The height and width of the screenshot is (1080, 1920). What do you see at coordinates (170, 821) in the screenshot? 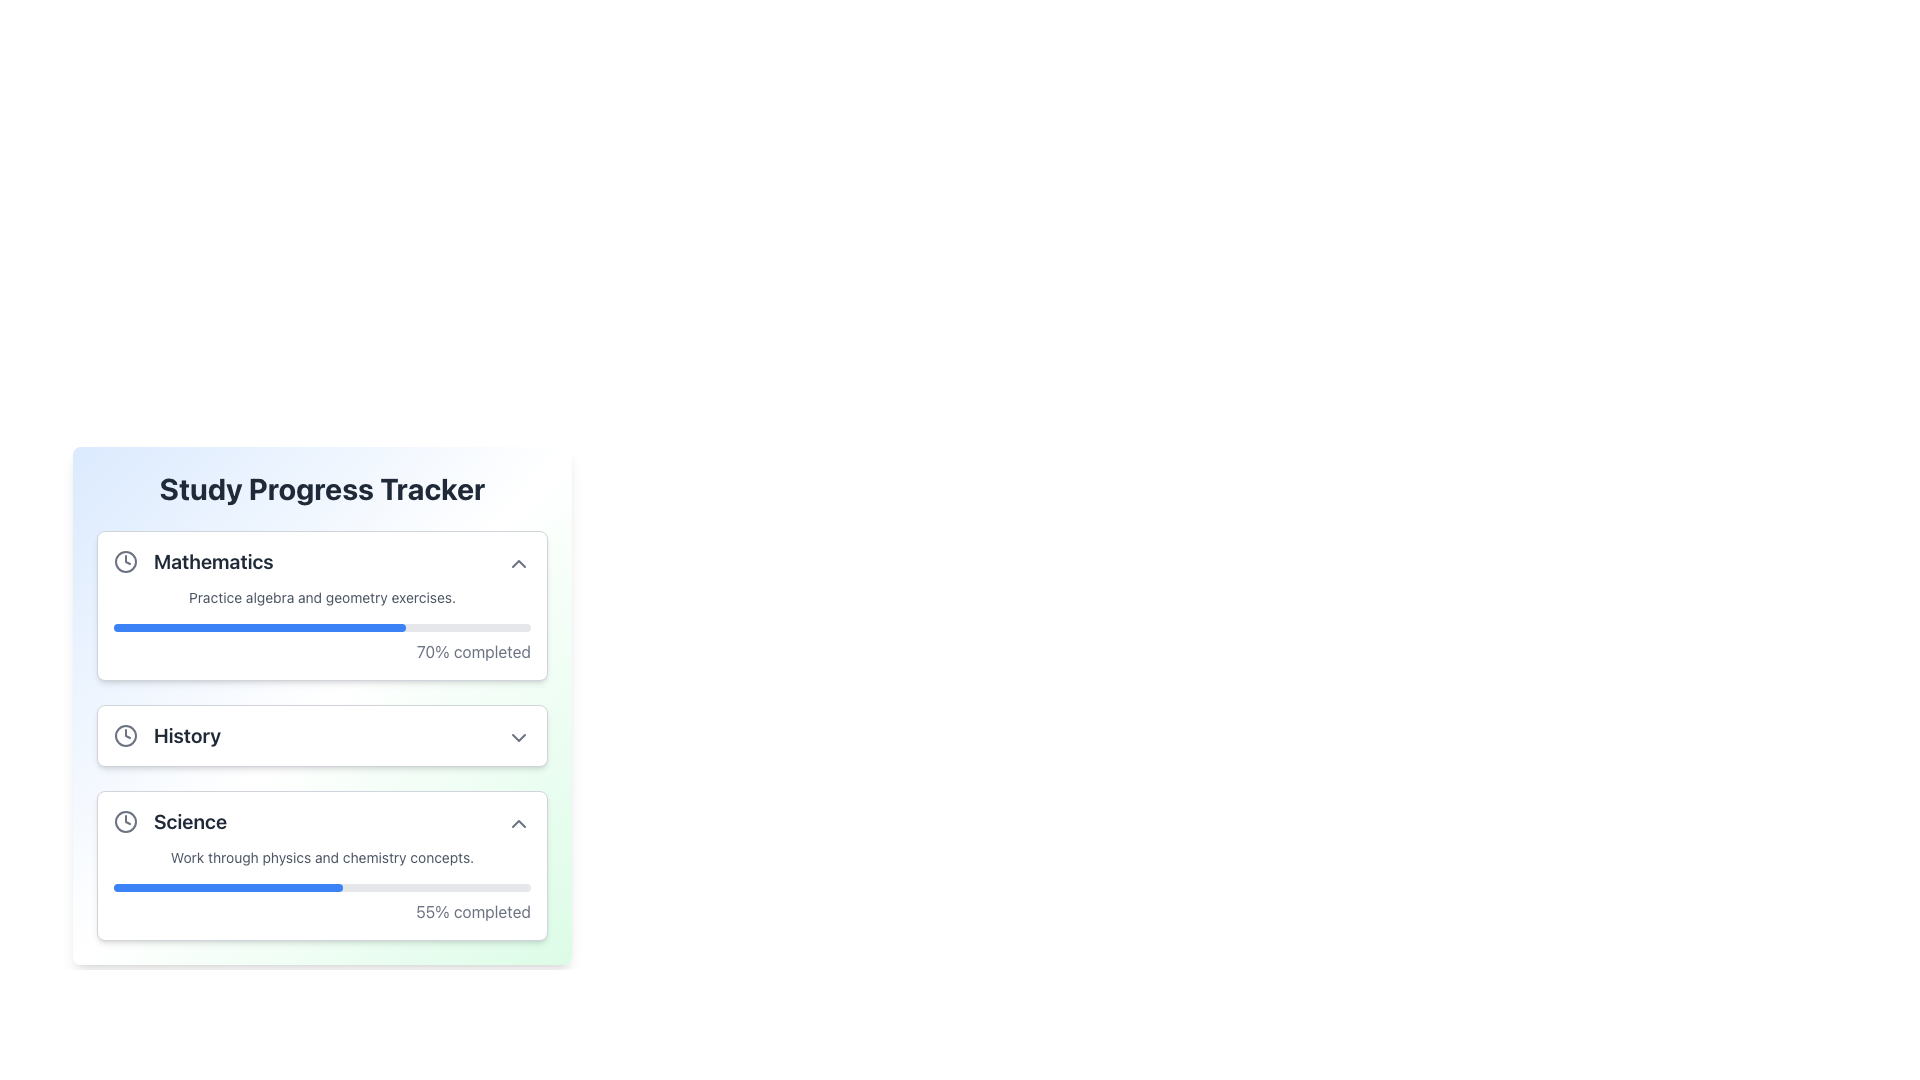
I see `the text label displaying 'Science' in bold grayish font, located in the third section of the Study Progress Tracker card` at bounding box center [170, 821].